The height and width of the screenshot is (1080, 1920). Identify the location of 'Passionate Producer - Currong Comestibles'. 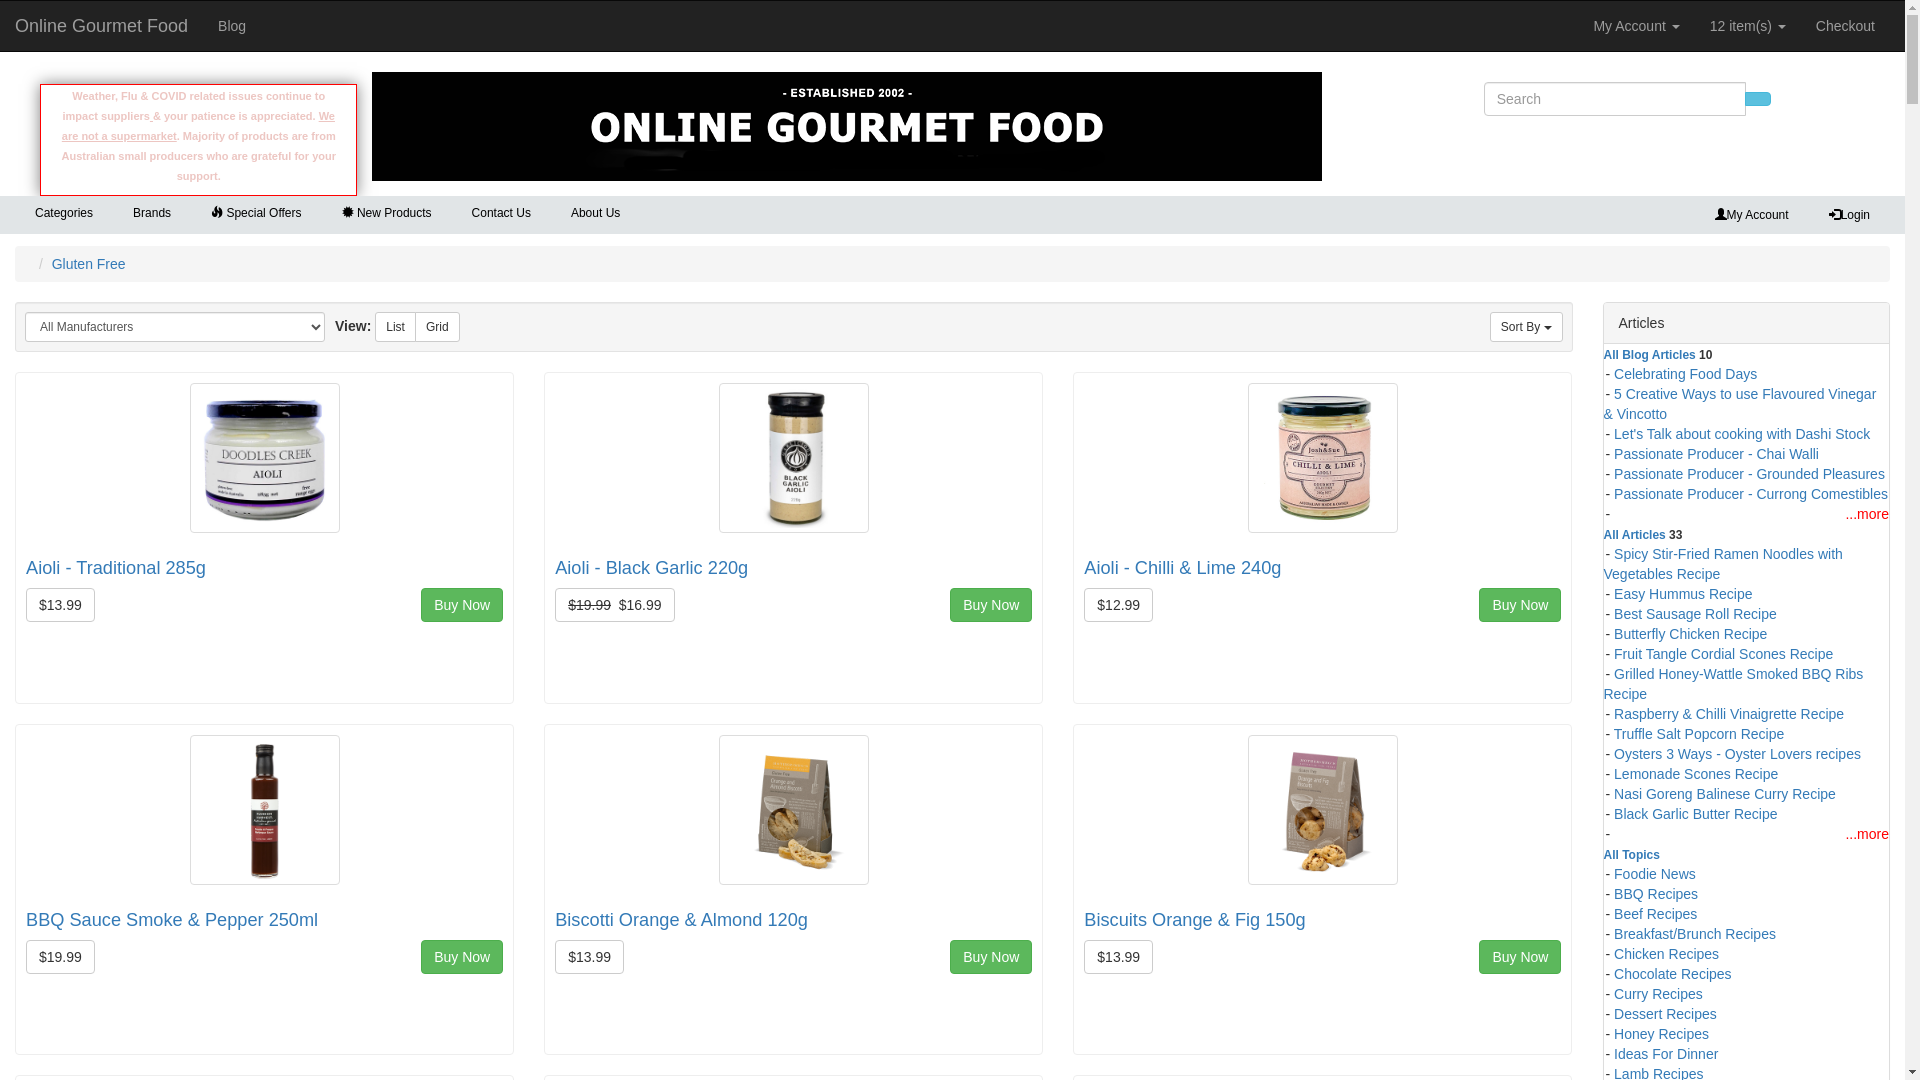
(1750, 492).